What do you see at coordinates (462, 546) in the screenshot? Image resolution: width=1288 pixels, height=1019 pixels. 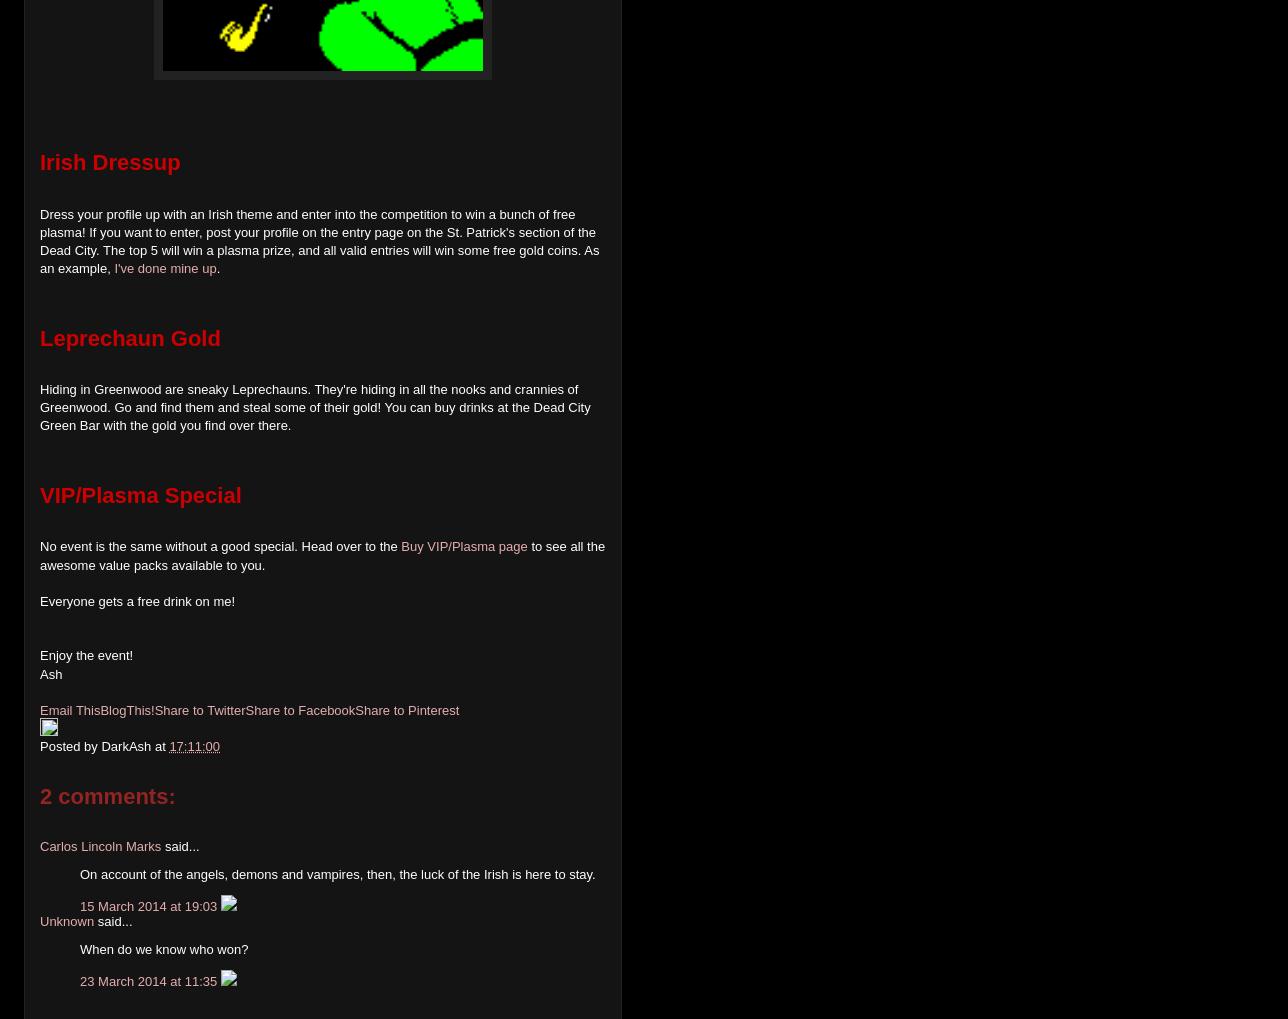 I see `'Buy VIP/Plasma page'` at bounding box center [462, 546].